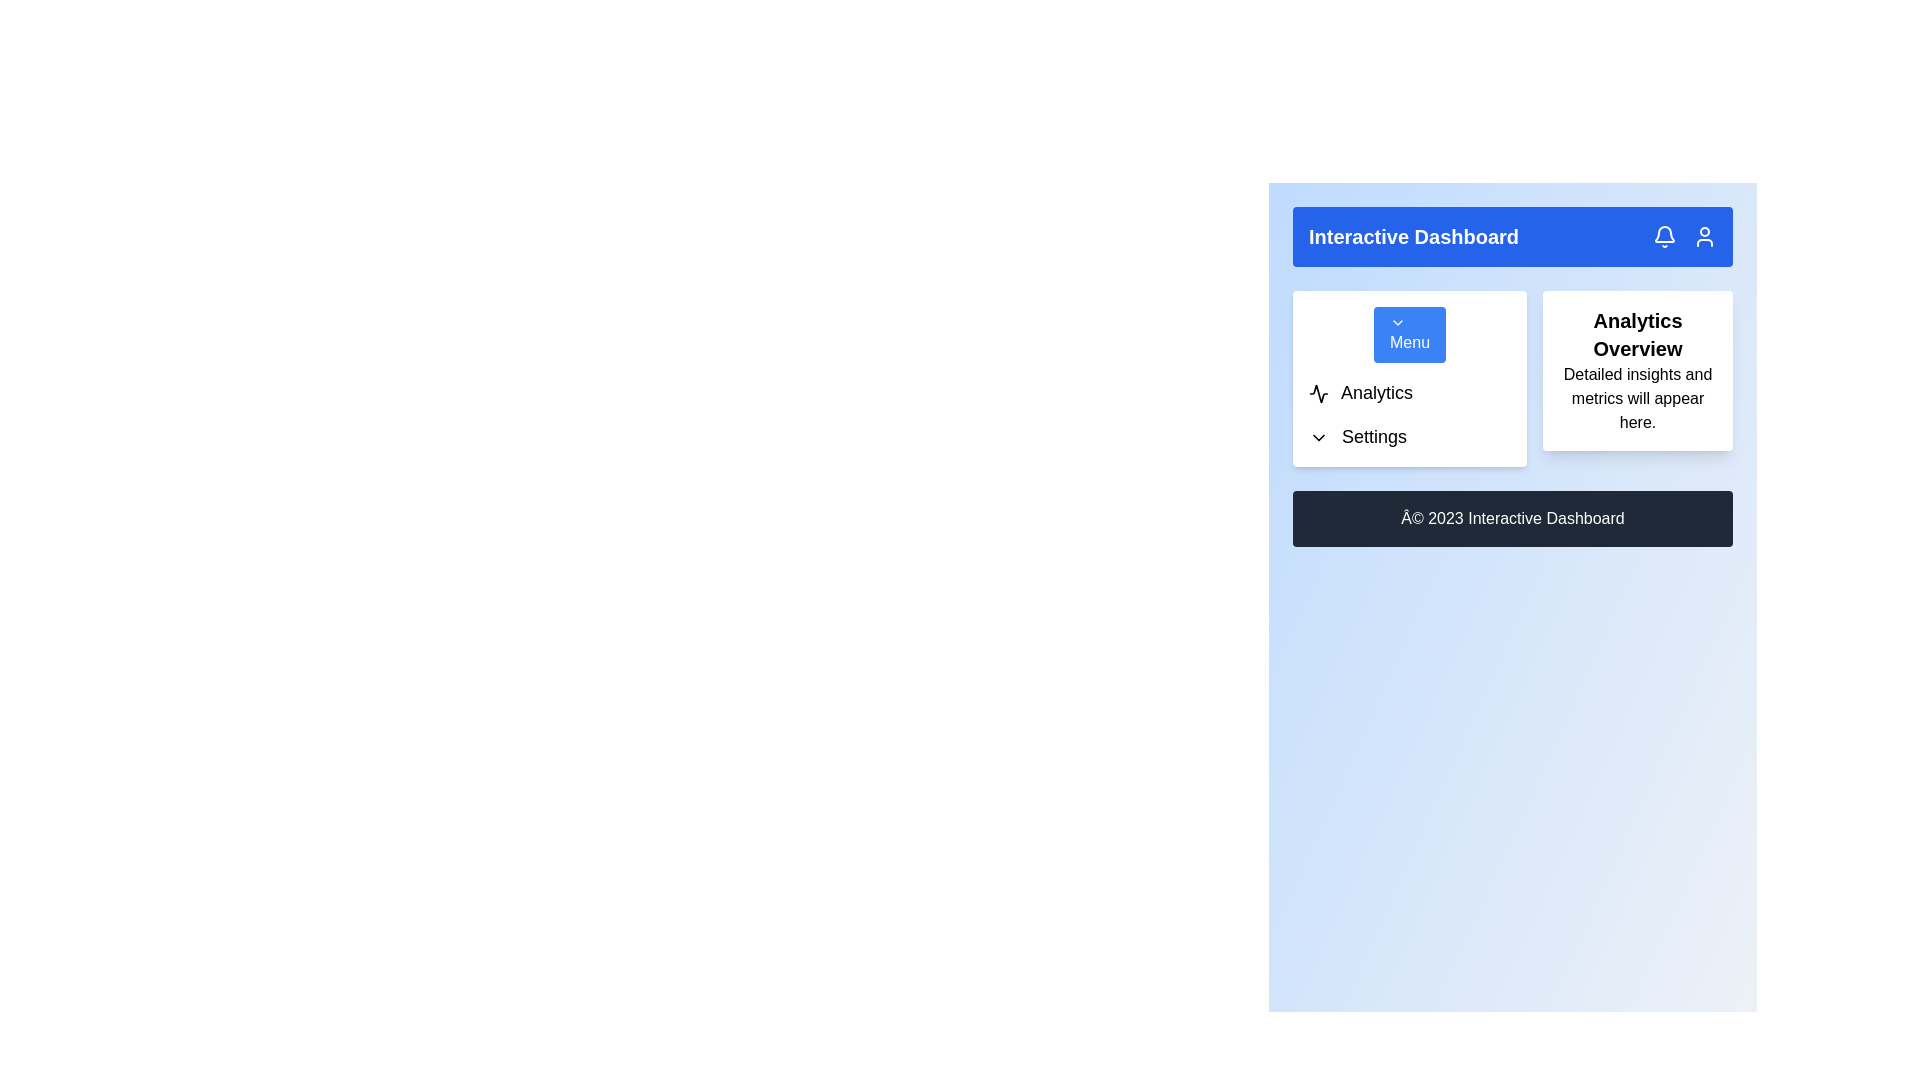  Describe the element at coordinates (1319, 393) in the screenshot. I see `the small monochrome icon styled as a pulse or activity graph, which is located to the left of the 'Analytics' text label` at that location.